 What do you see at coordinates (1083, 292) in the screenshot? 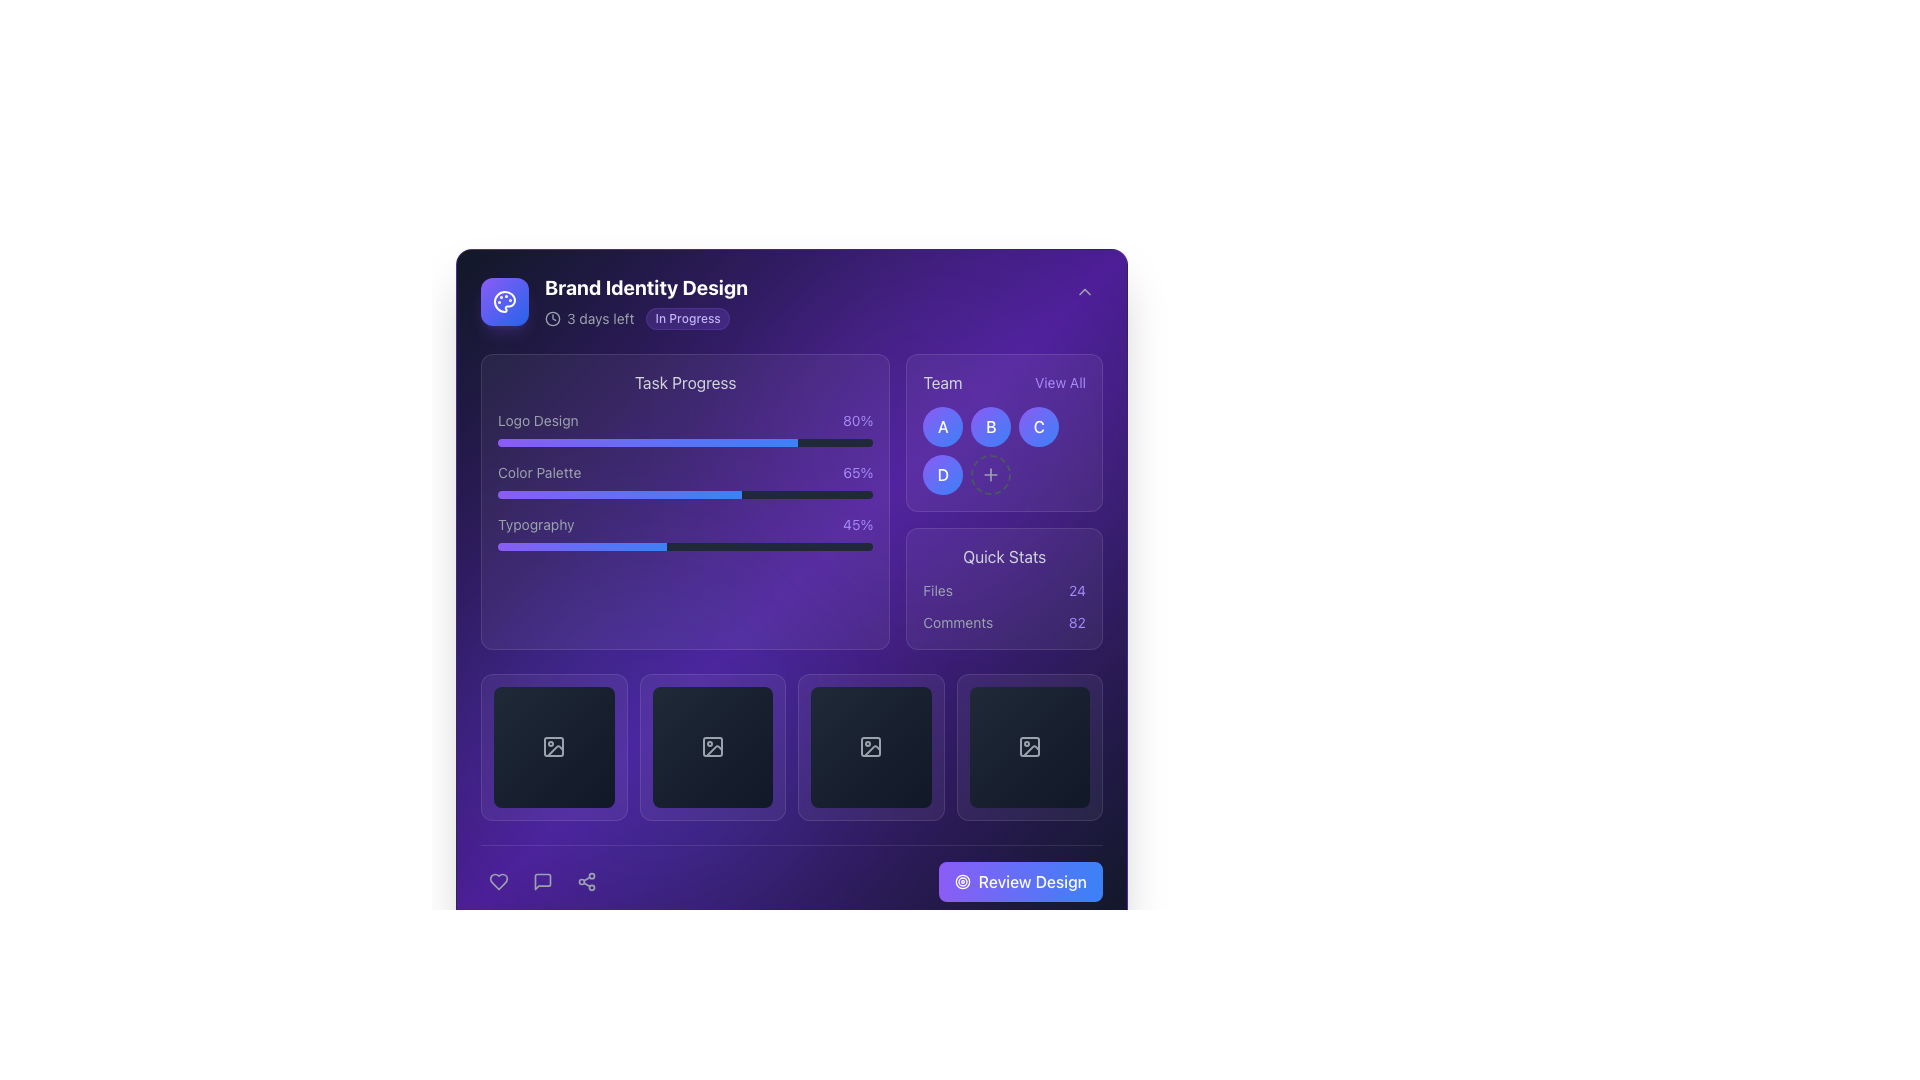
I see `the upward-pointing triangle-shaped button with a purple background, located at the top-right corner of the card next to the header text 'Brand Identity Design'` at bounding box center [1083, 292].